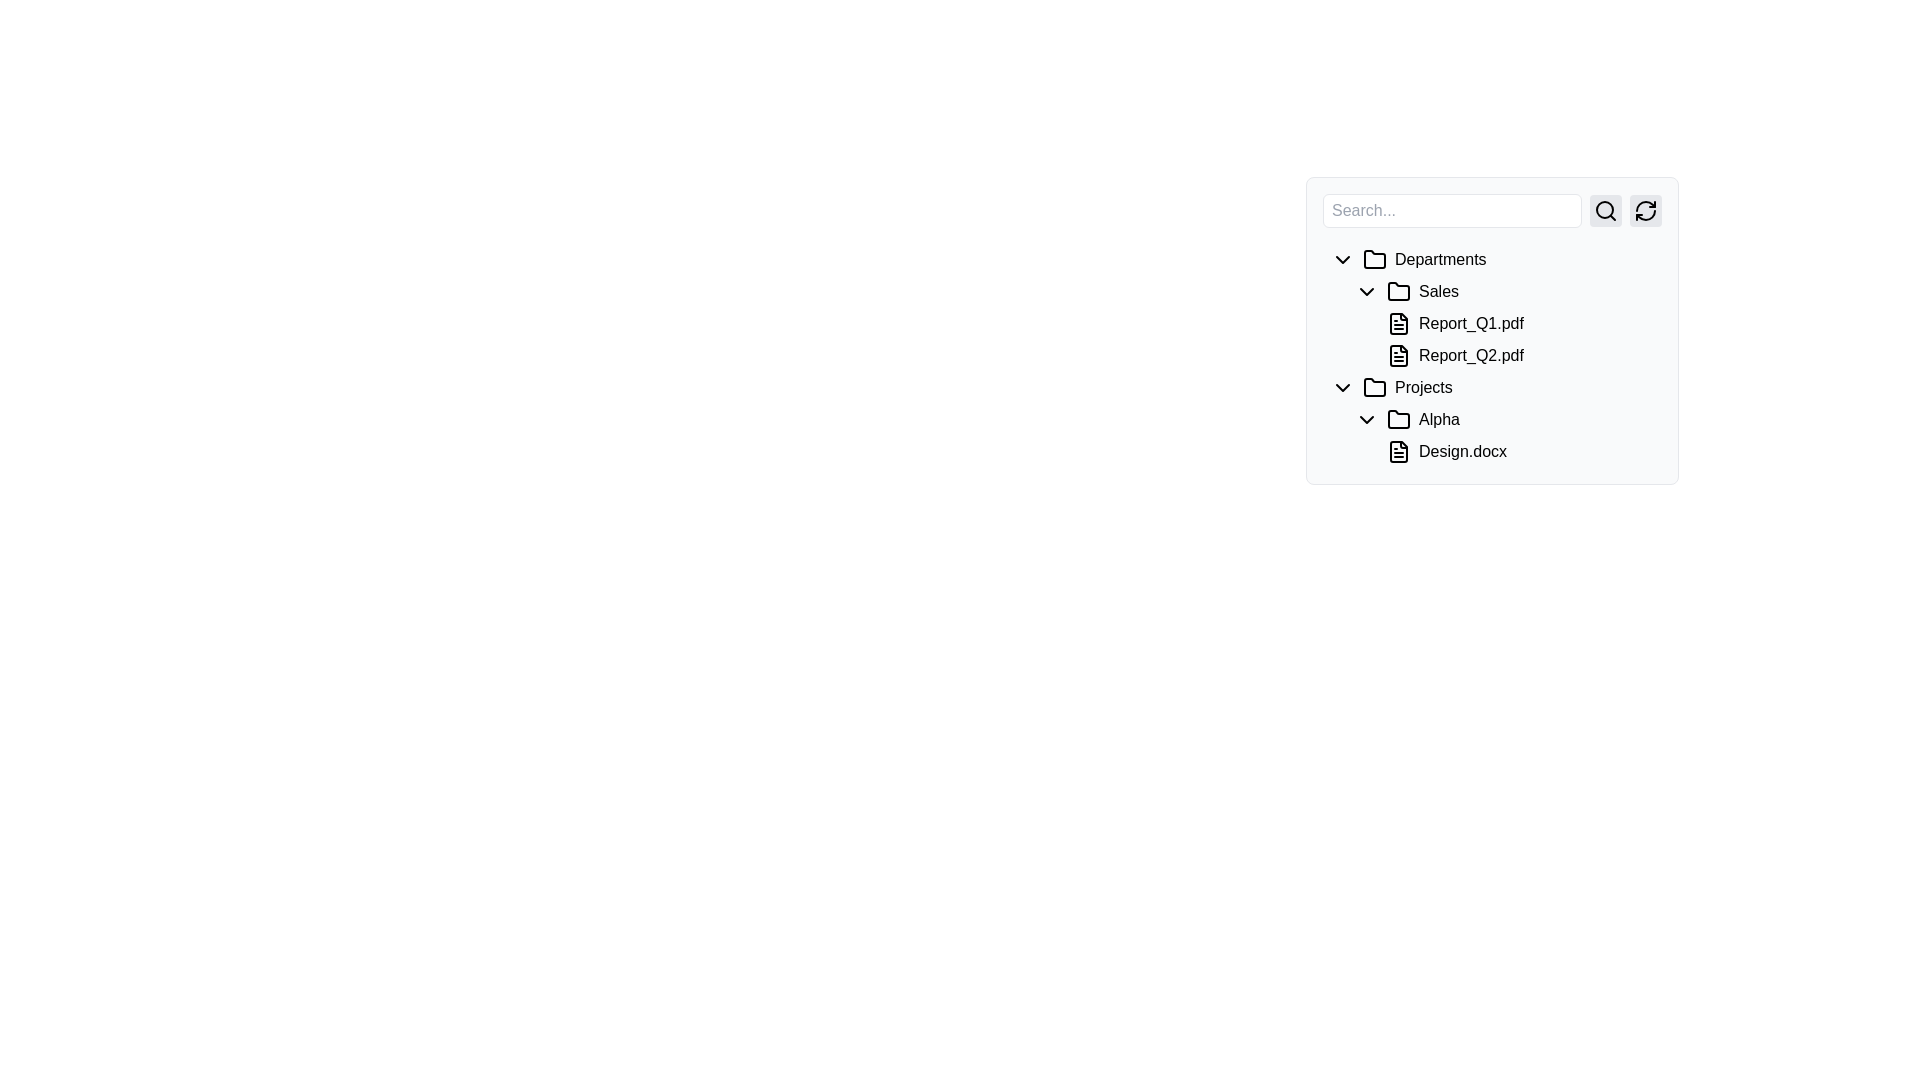 The width and height of the screenshot is (1920, 1080). I want to click on the 'Projects' folder node in the tree view, so click(1492, 388).